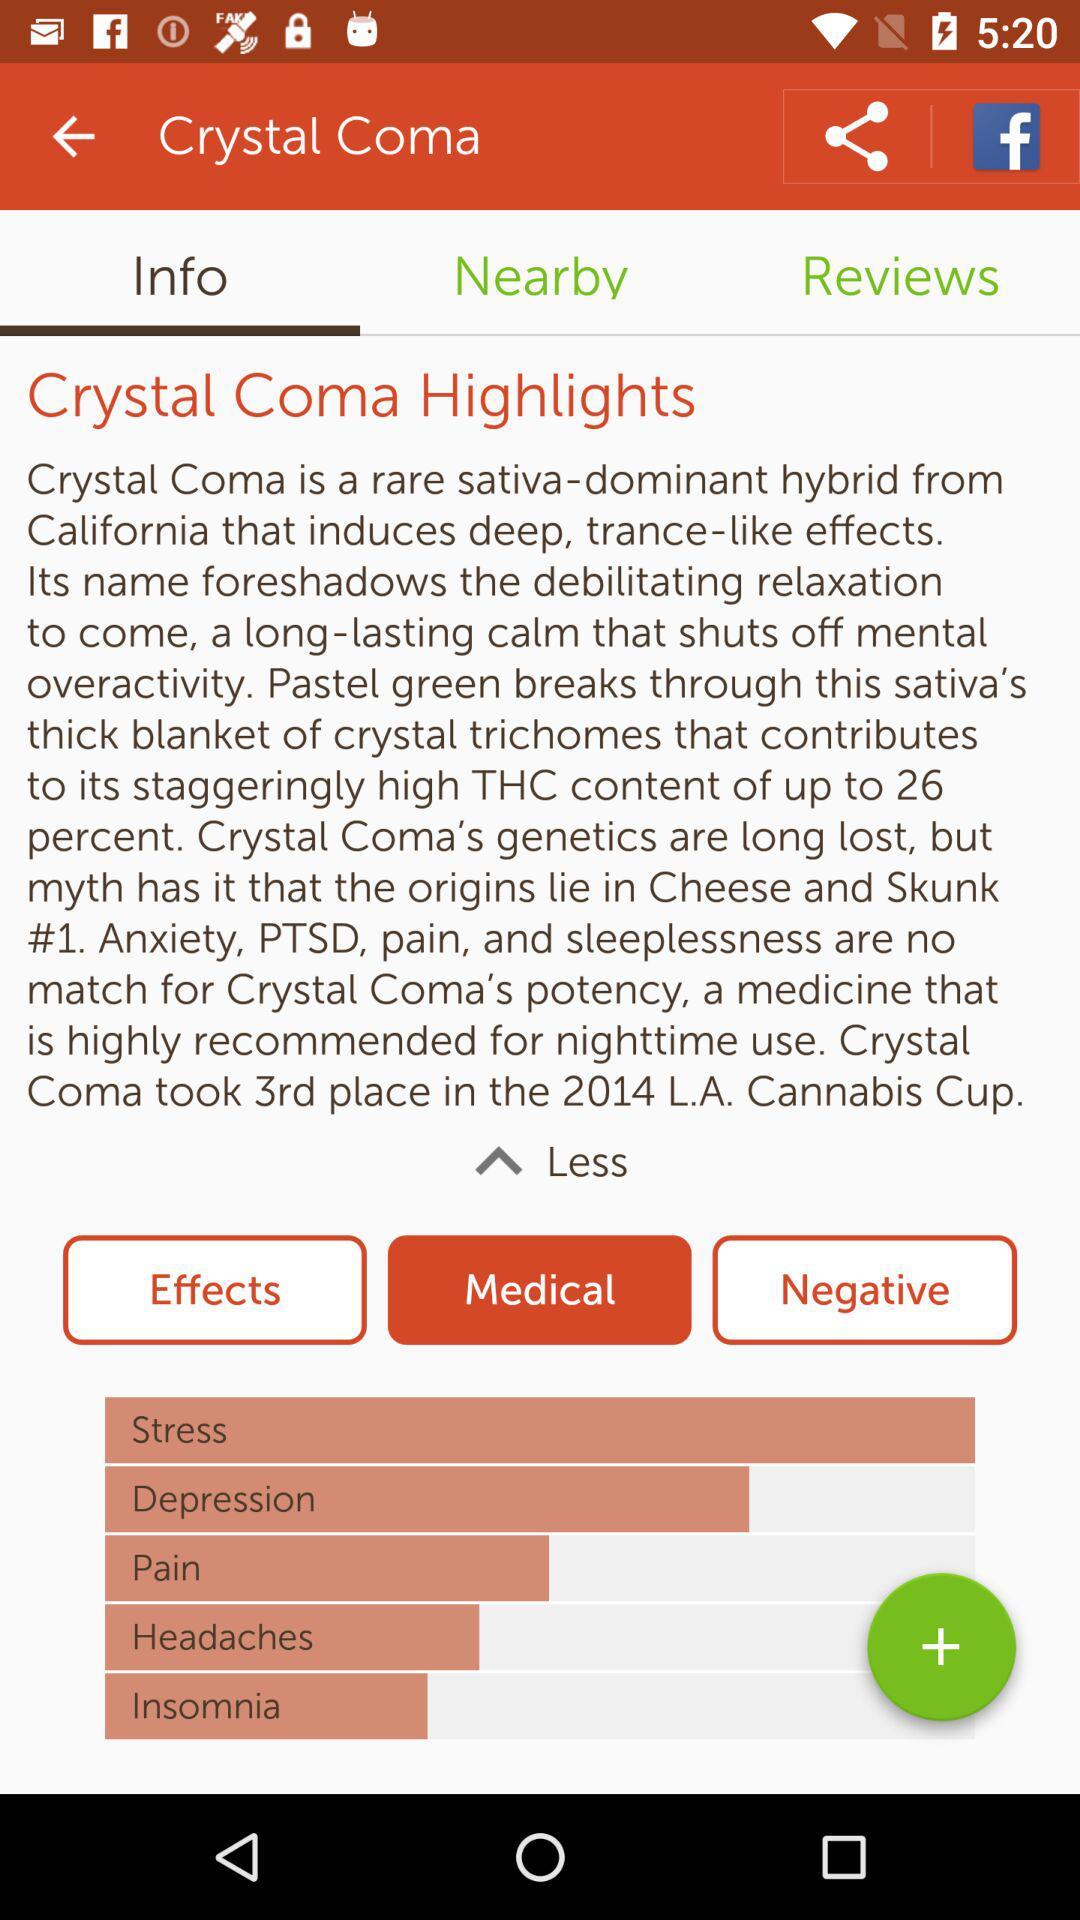 This screenshot has width=1080, height=1920. What do you see at coordinates (898, 272) in the screenshot?
I see `reviews` at bounding box center [898, 272].